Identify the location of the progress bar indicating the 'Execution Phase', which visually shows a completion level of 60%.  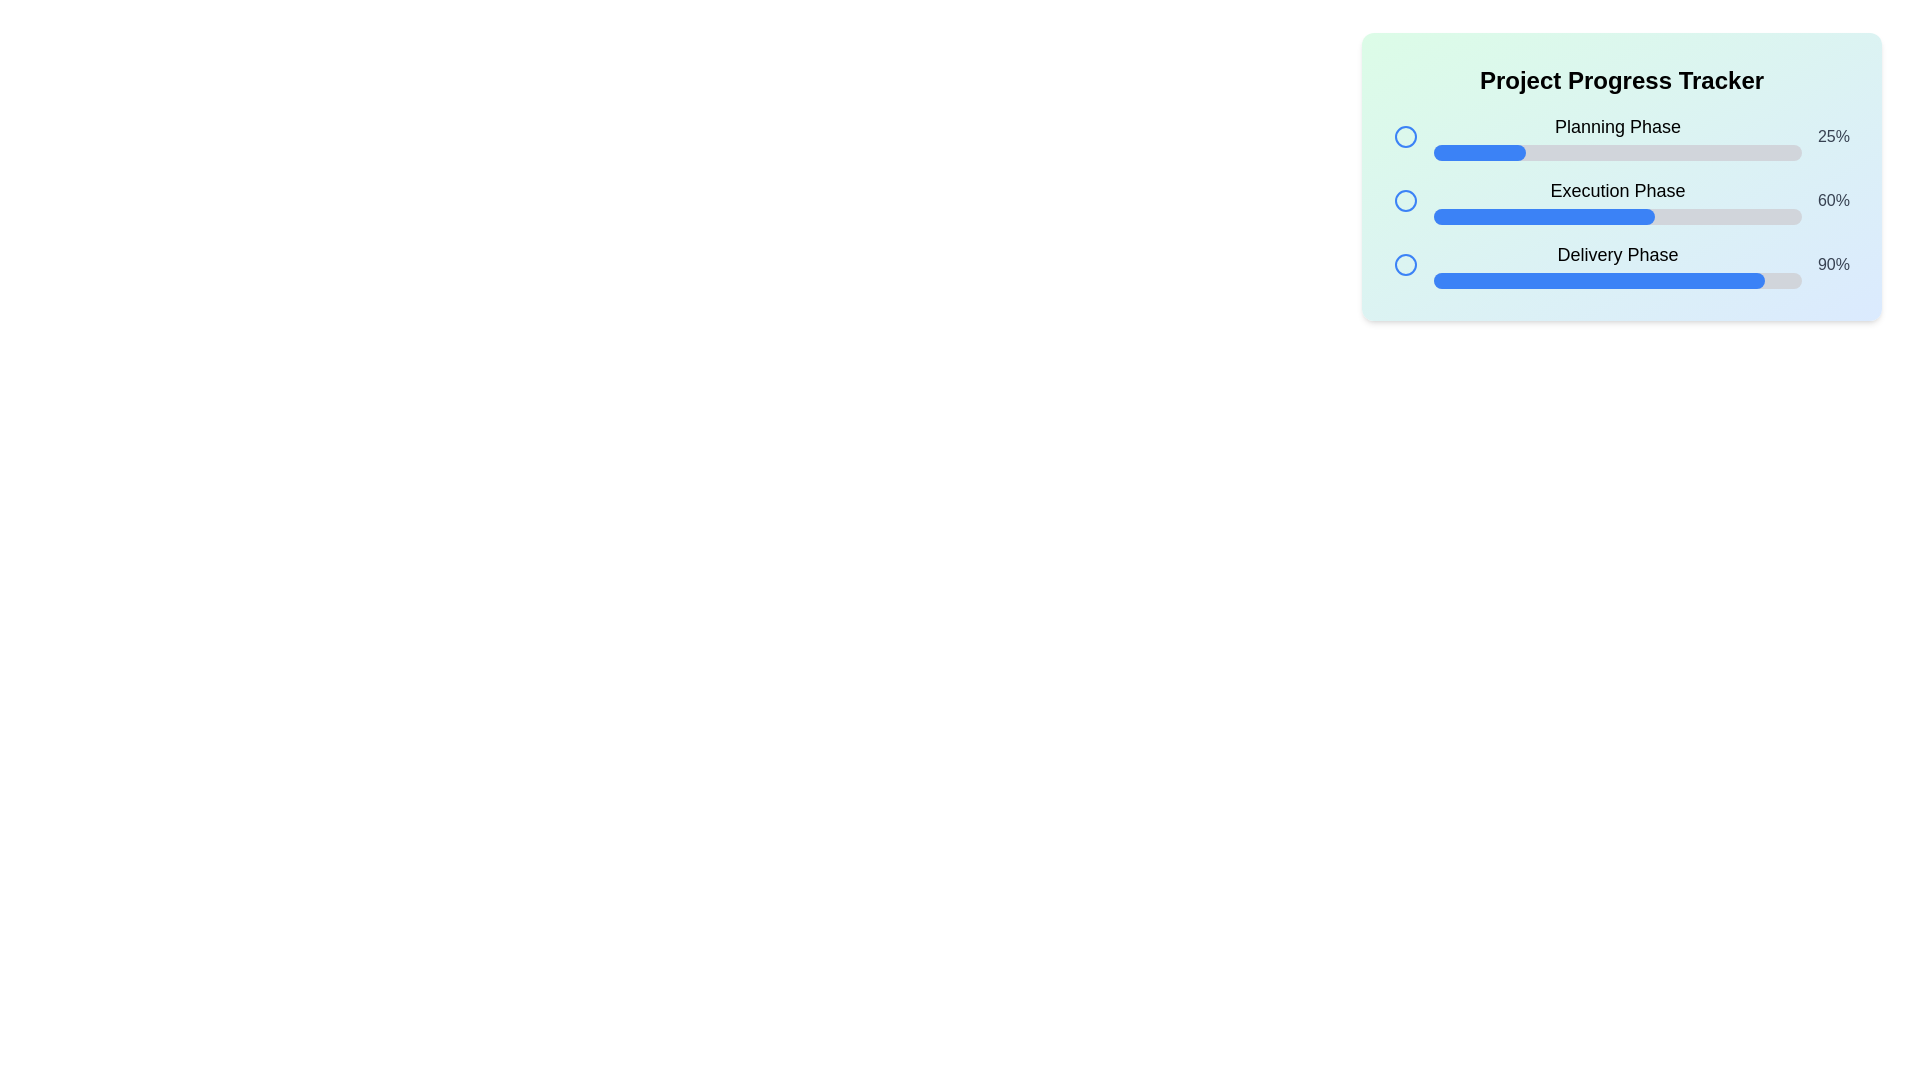
(1617, 200).